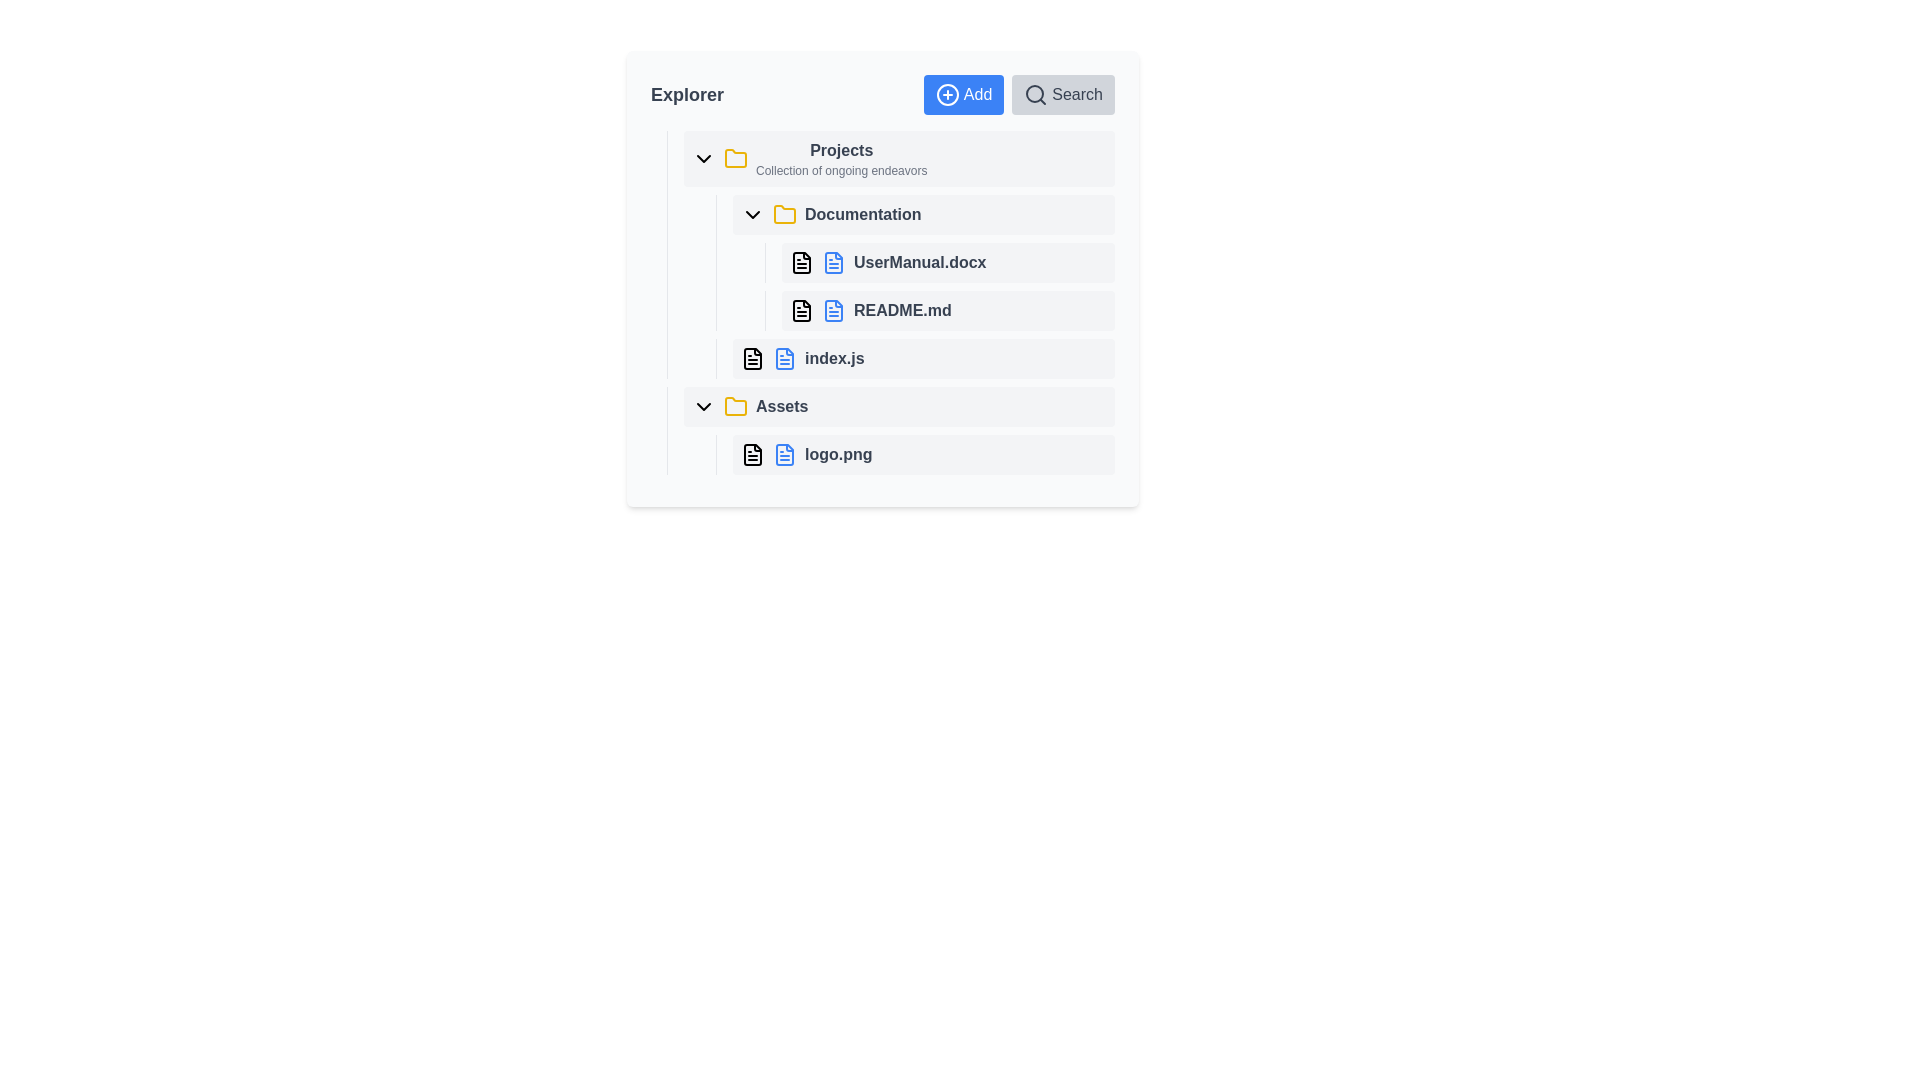 This screenshot has width=1920, height=1080. Describe the element at coordinates (947, 311) in the screenshot. I see `the selectable file entry located as the second item under the 'Documentation' folder in the file explorer` at that location.